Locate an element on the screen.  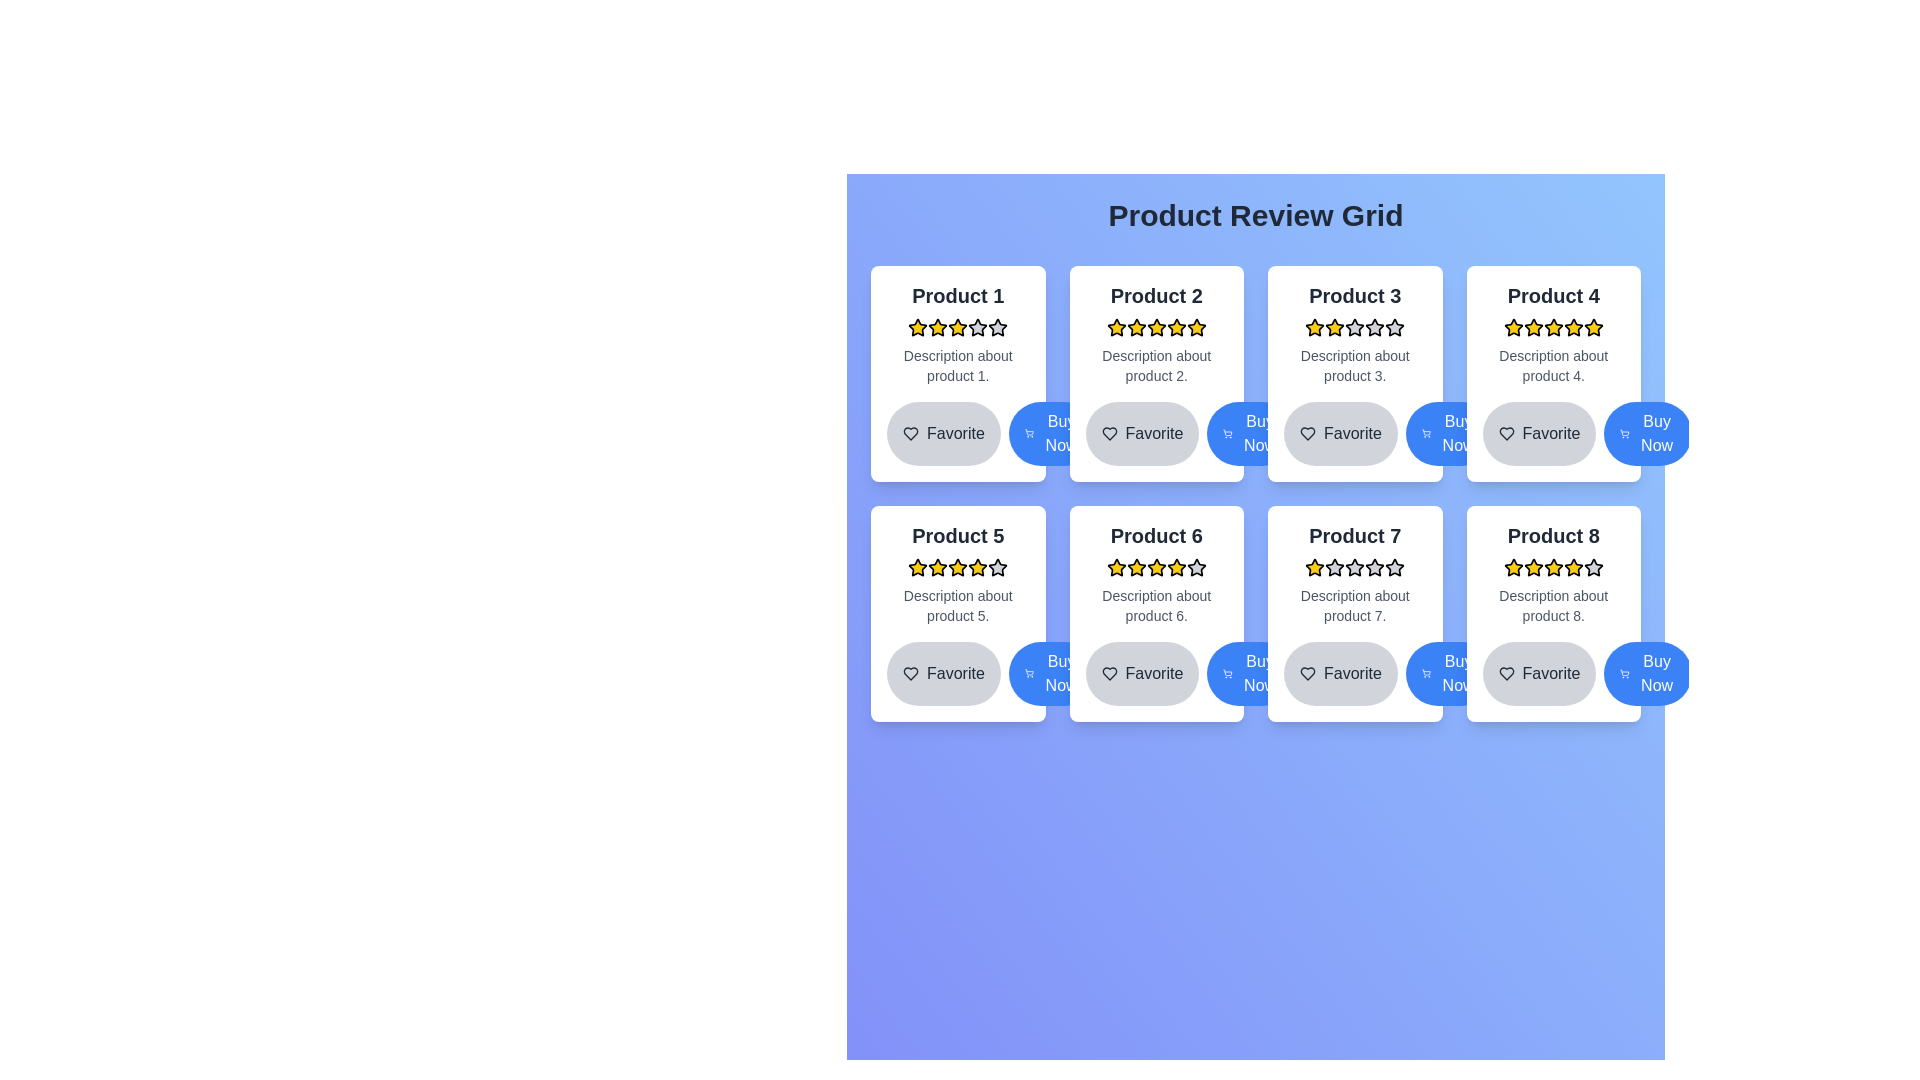
the fourth star icon in the rating system within 'Product 7' card to change the rating is located at coordinates (1355, 567).